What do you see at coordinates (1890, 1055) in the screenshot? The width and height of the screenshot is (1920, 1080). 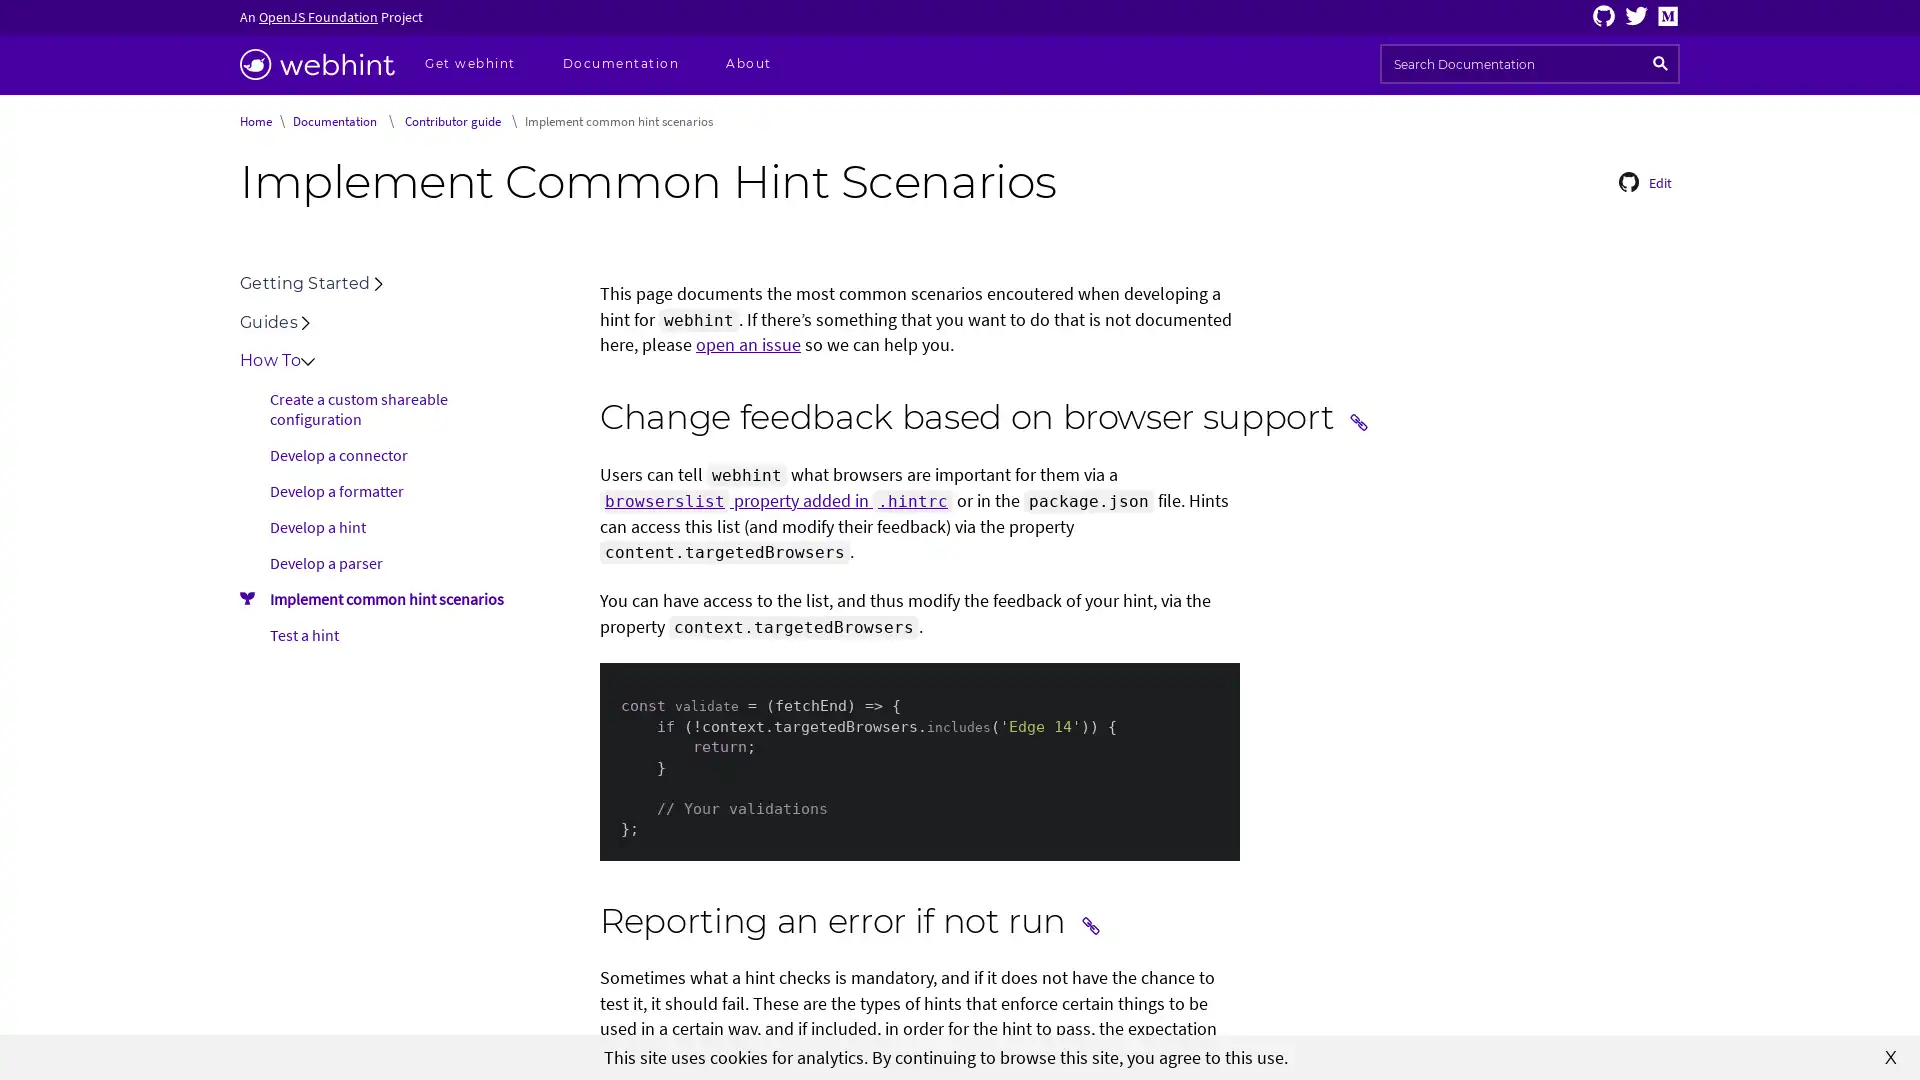 I see `close` at bounding box center [1890, 1055].